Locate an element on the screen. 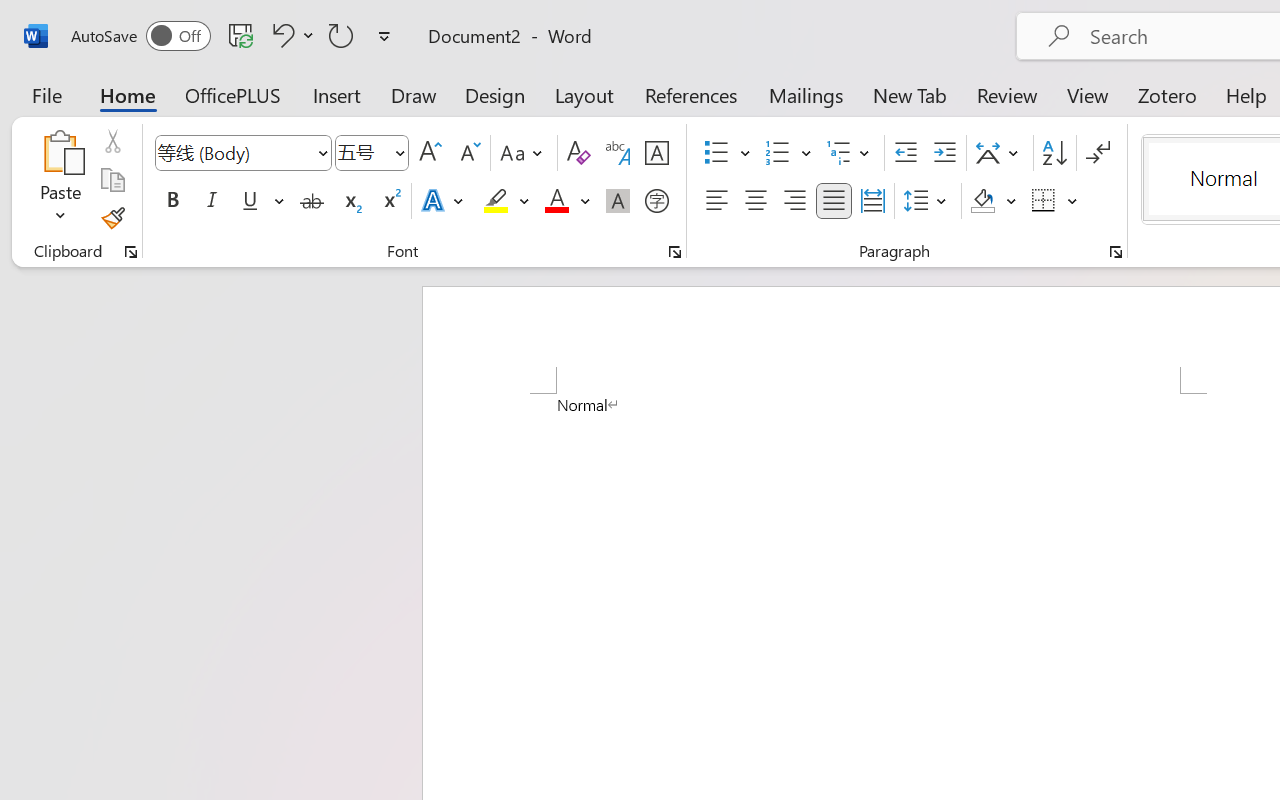  'Borders' is located at coordinates (1043, 201).